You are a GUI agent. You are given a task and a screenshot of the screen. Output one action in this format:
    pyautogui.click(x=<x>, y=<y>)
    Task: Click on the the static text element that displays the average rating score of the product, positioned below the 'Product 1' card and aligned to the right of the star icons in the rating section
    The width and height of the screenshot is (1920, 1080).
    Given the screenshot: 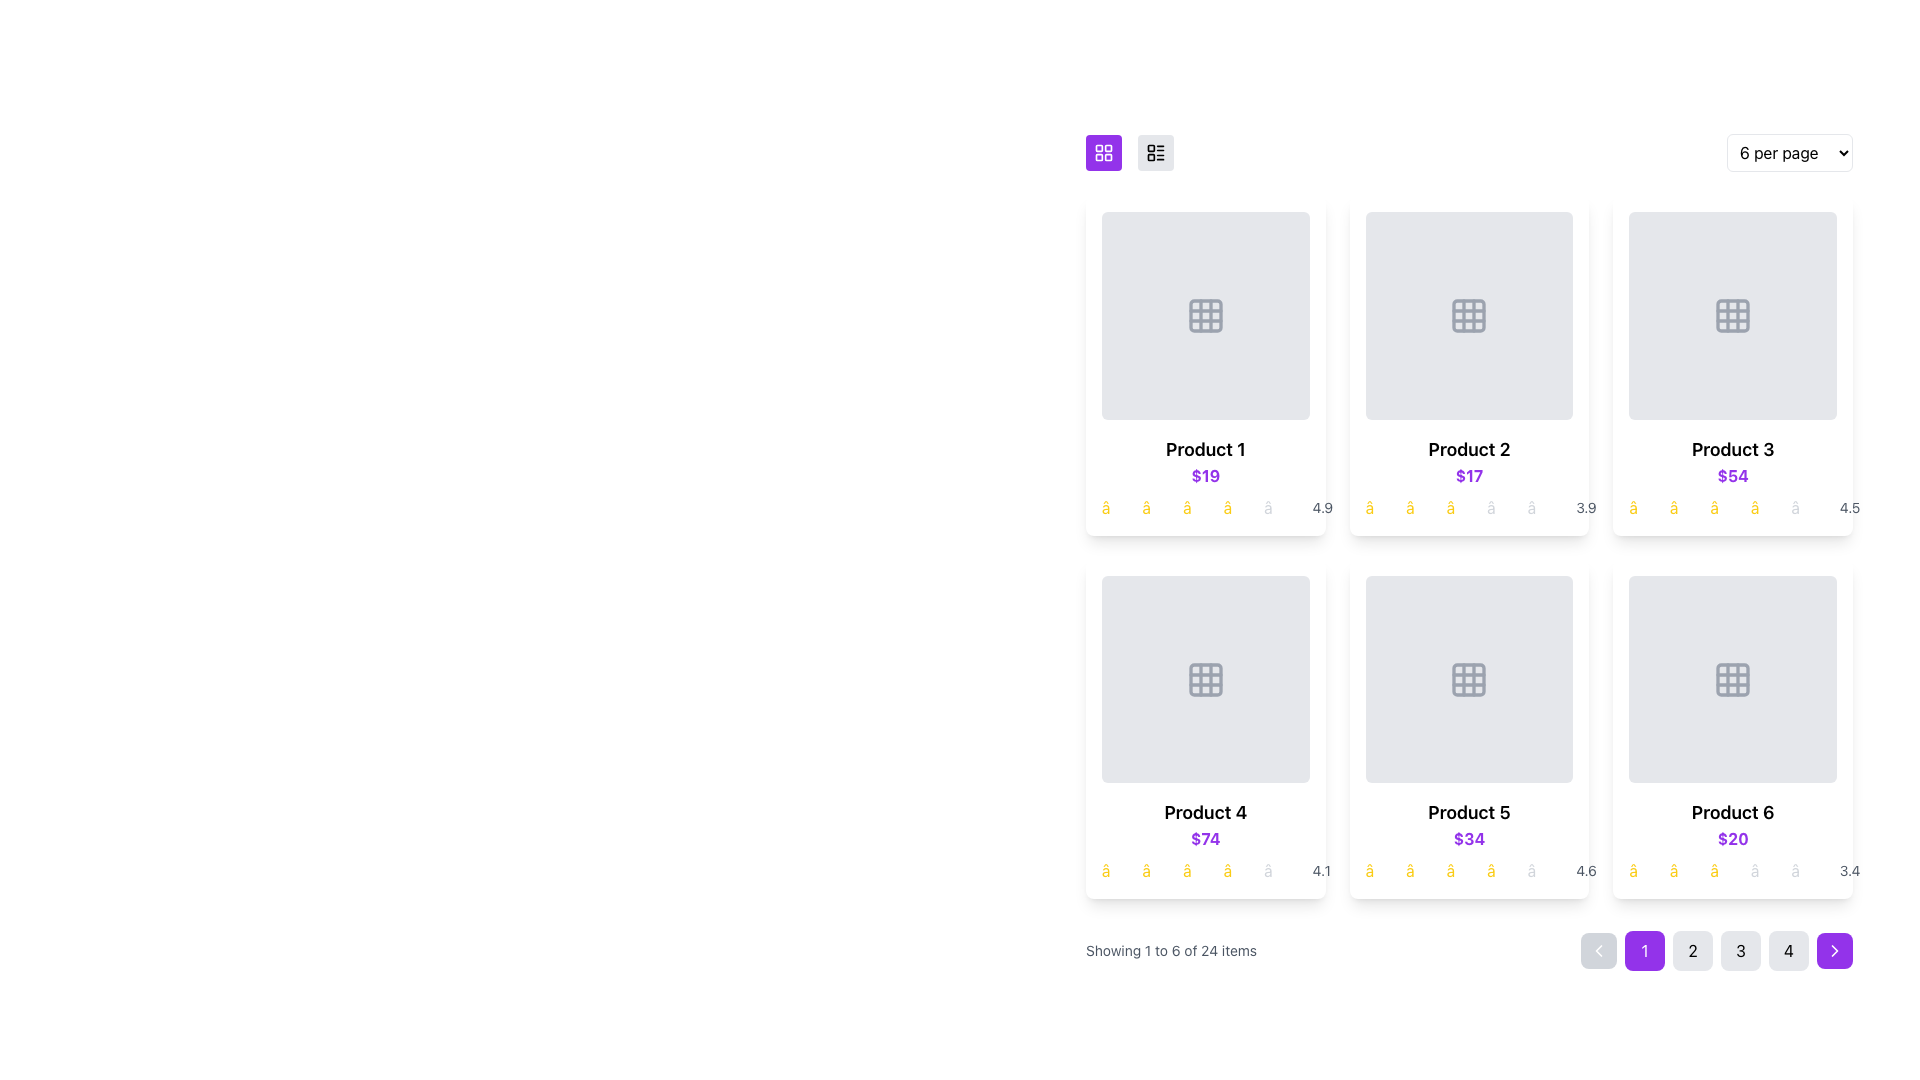 What is the action you would take?
    pyautogui.click(x=1322, y=506)
    